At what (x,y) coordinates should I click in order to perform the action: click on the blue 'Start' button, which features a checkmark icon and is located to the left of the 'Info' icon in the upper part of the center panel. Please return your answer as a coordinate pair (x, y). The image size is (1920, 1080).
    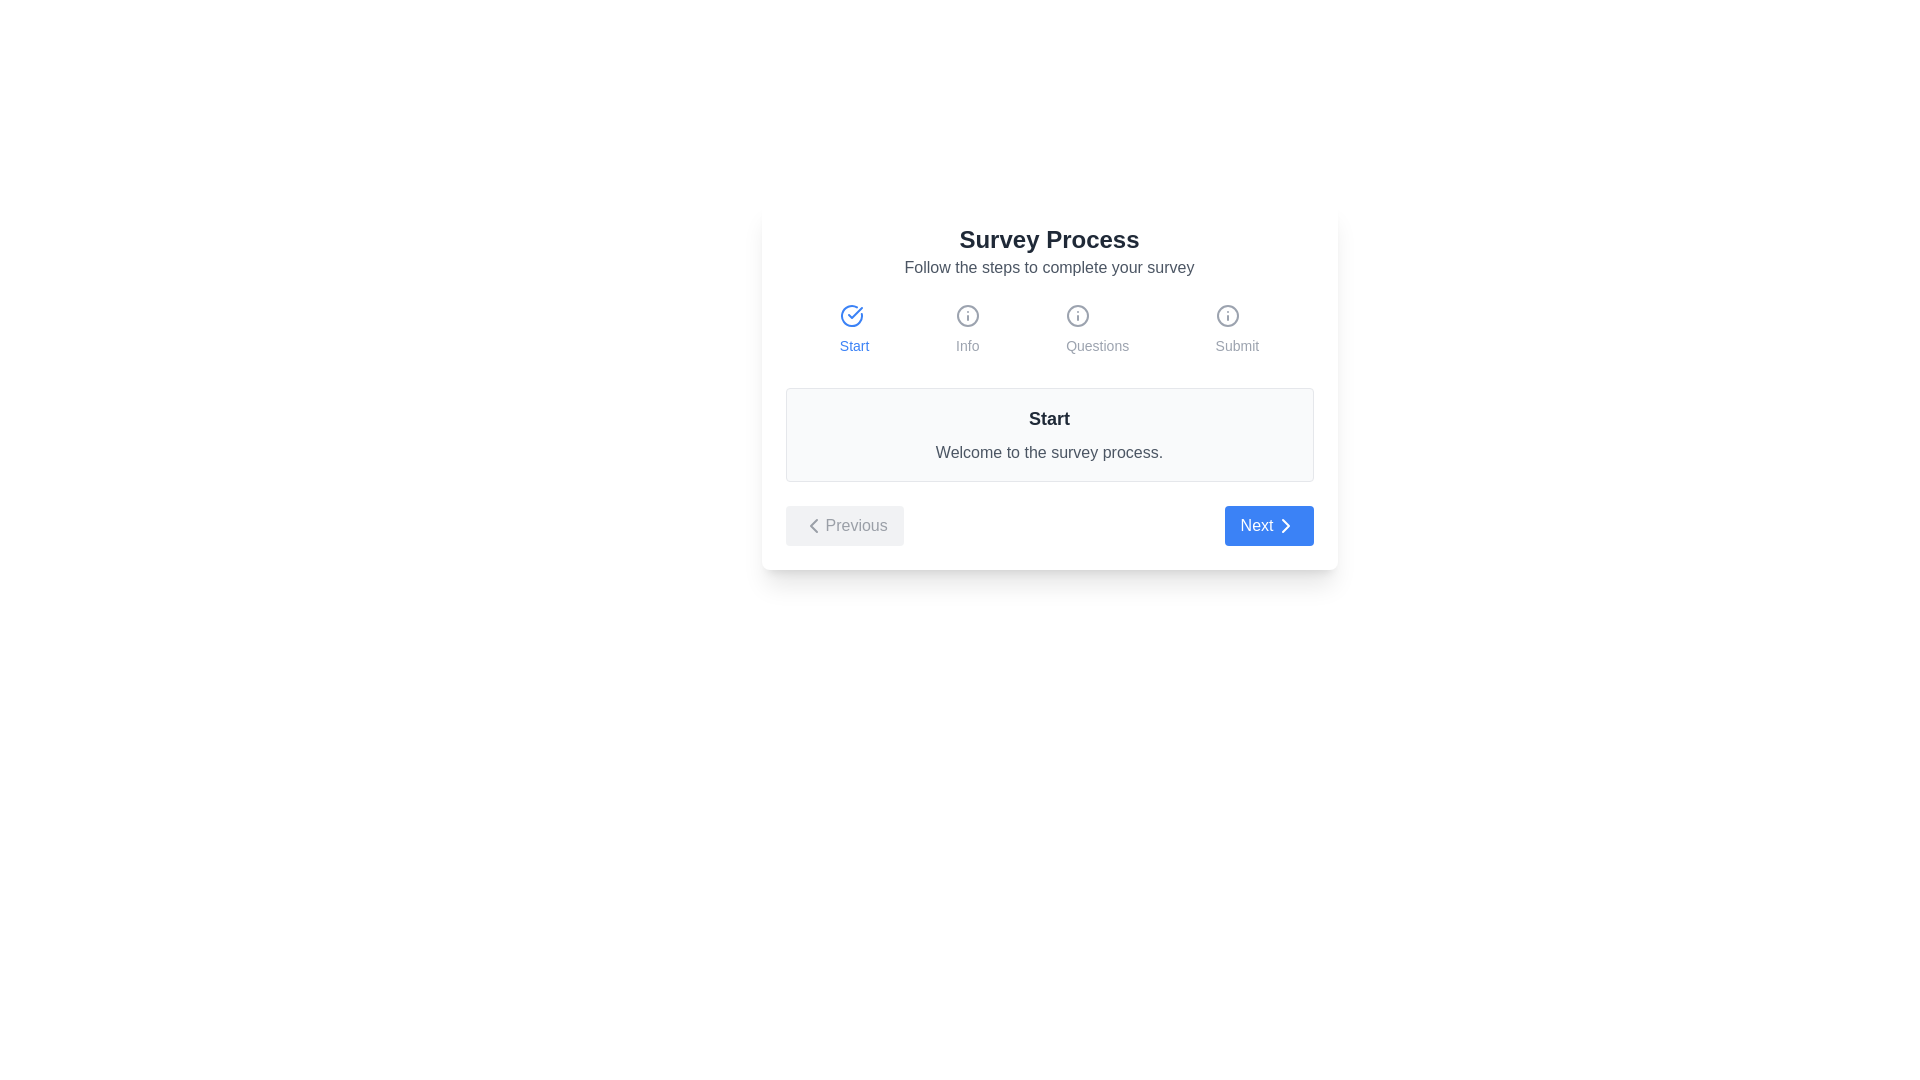
    Looking at the image, I should click on (854, 329).